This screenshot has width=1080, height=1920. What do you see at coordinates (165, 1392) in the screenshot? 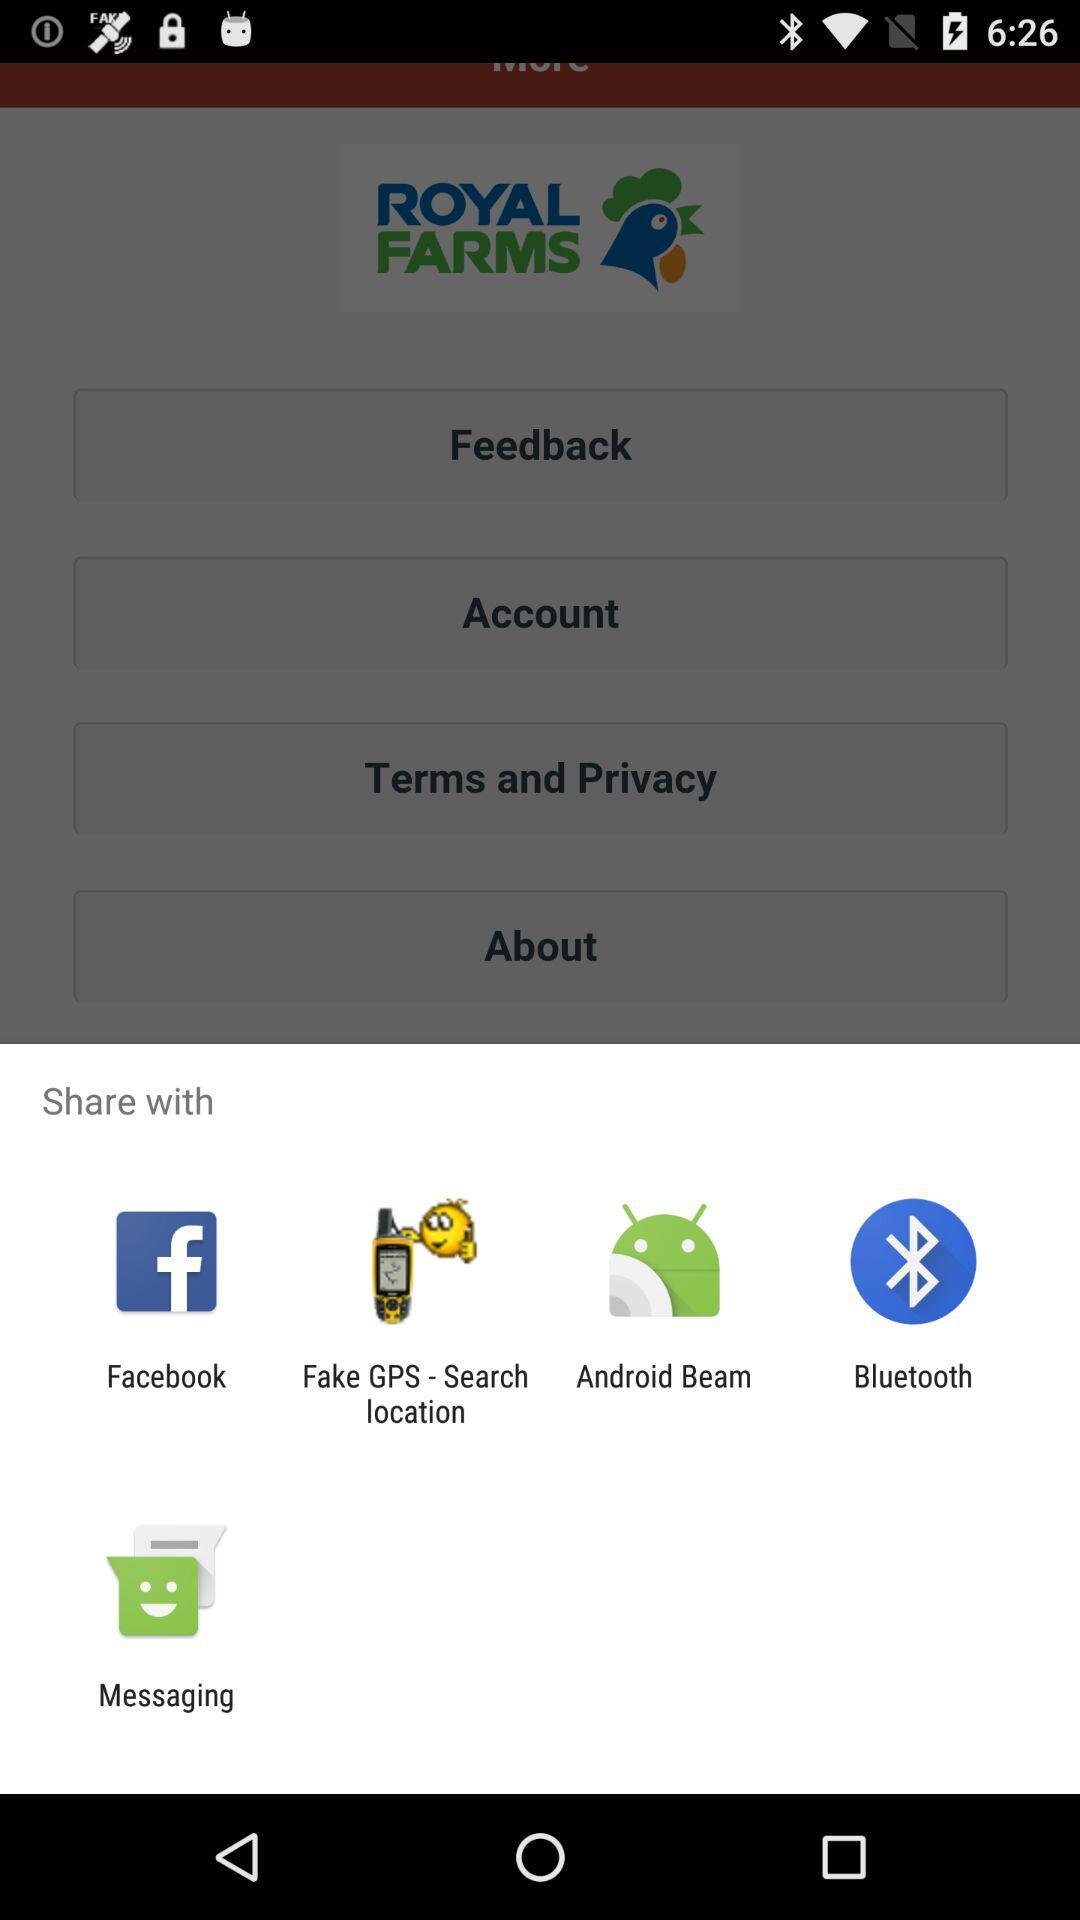
I see `icon to the left of the fake gps search icon` at bounding box center [165, 1392].